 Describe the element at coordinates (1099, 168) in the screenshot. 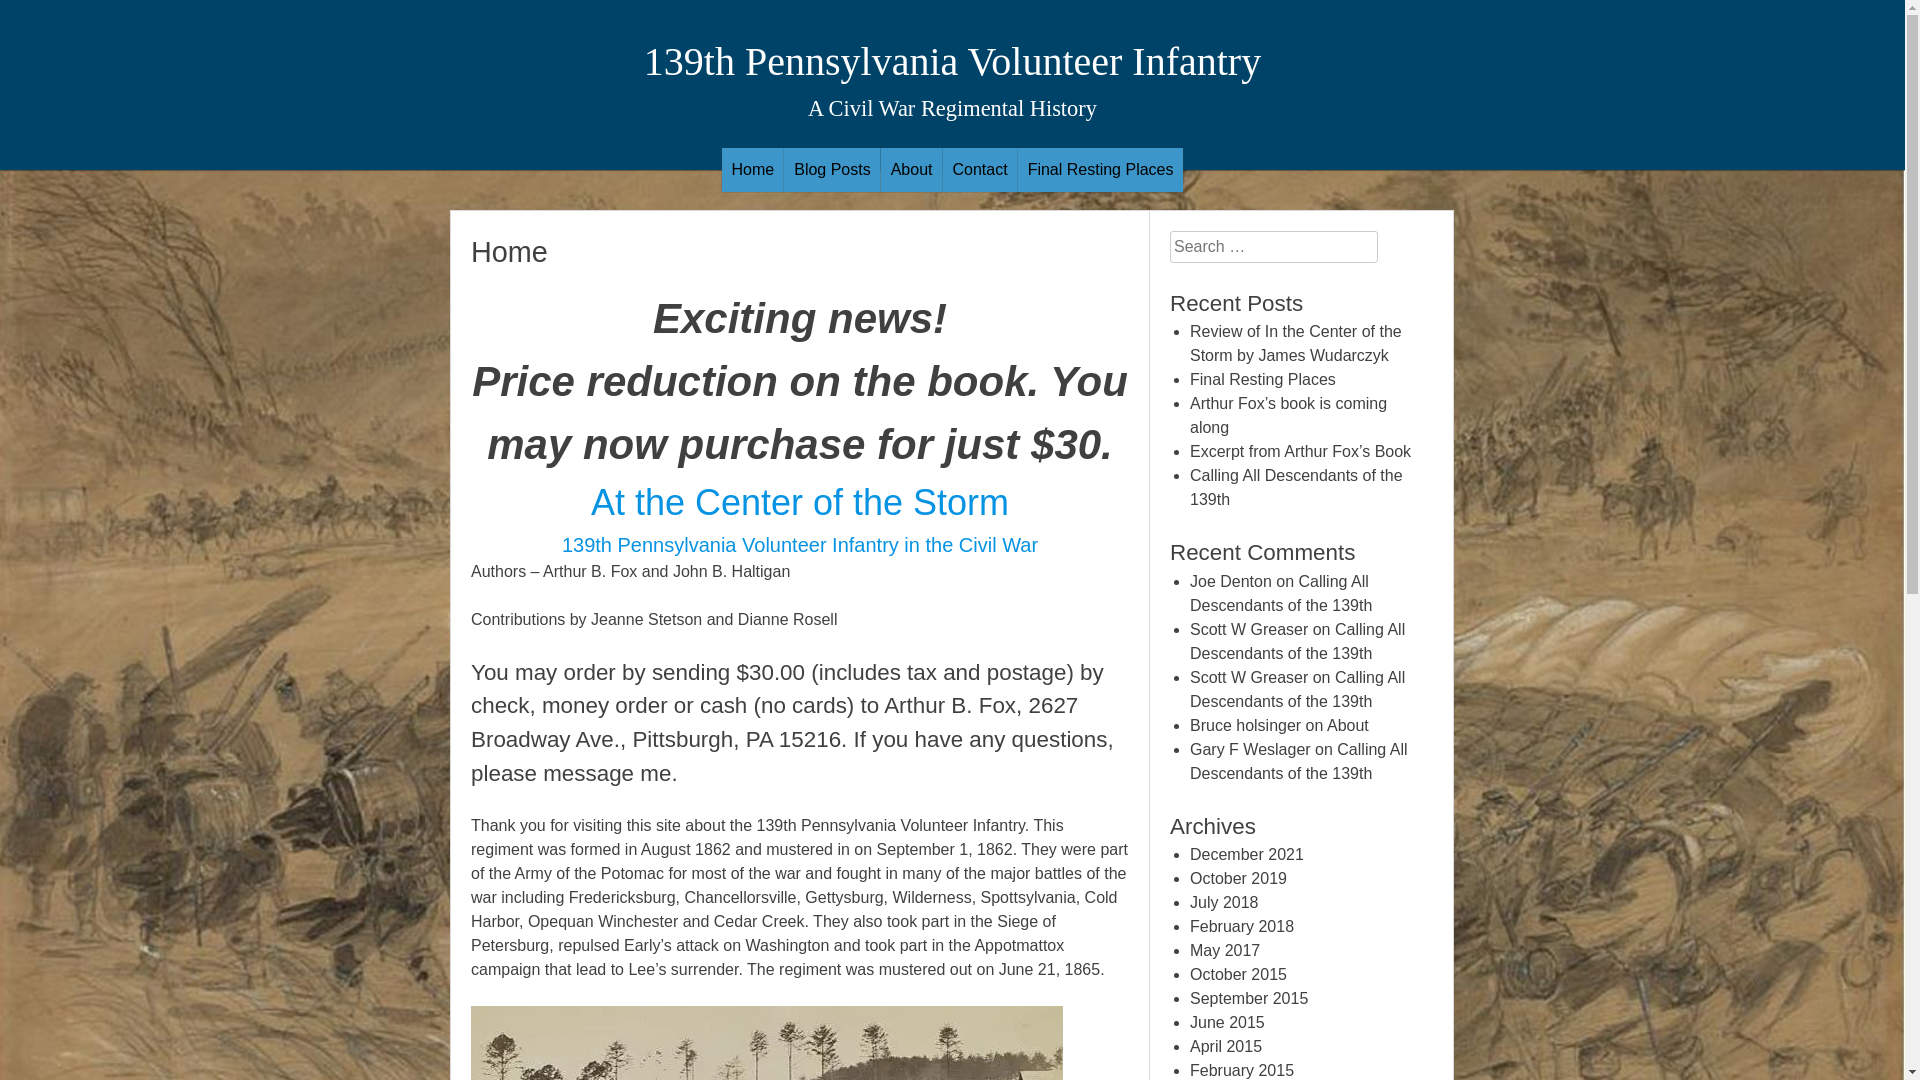

I see `'Final Resting Places'` at that location.